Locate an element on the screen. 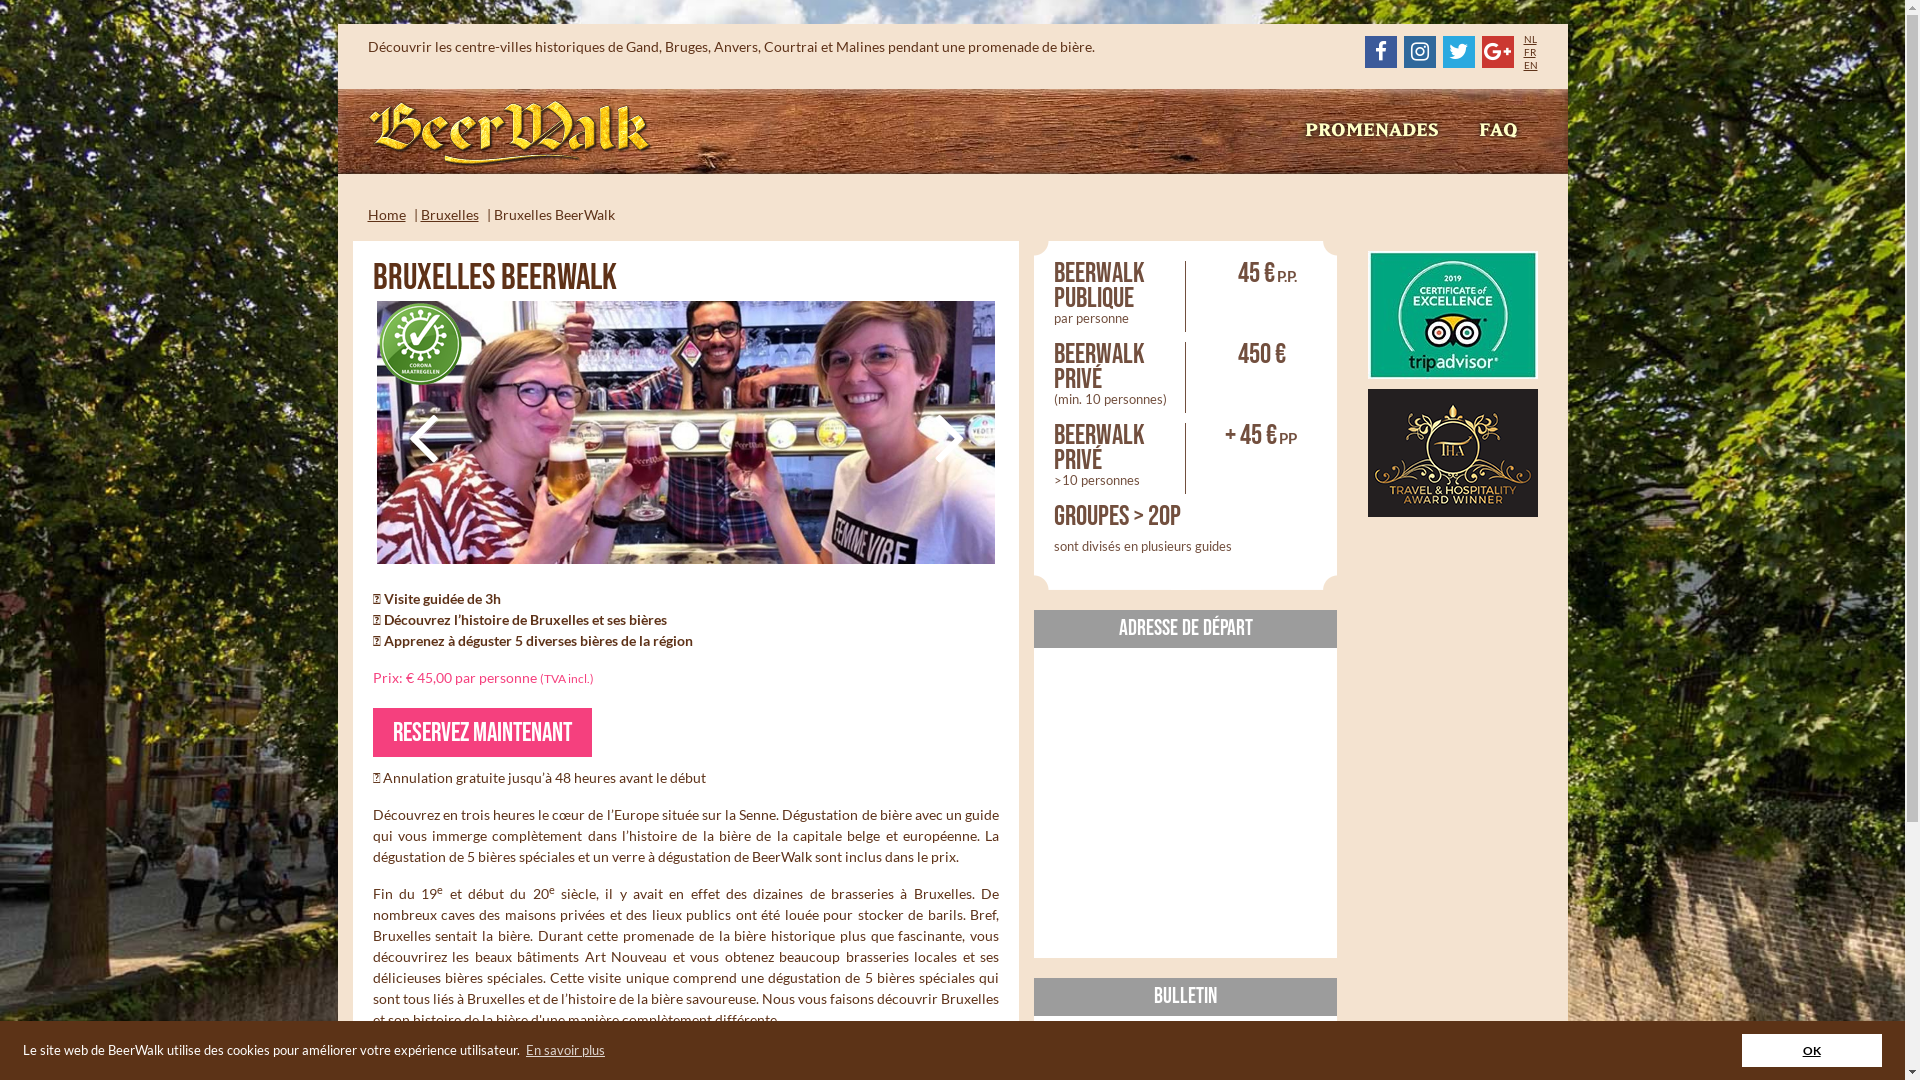 The image size is (1920, 1080). 'RESERVEZ MAINTENANT' is located at coordinates (481, 732).